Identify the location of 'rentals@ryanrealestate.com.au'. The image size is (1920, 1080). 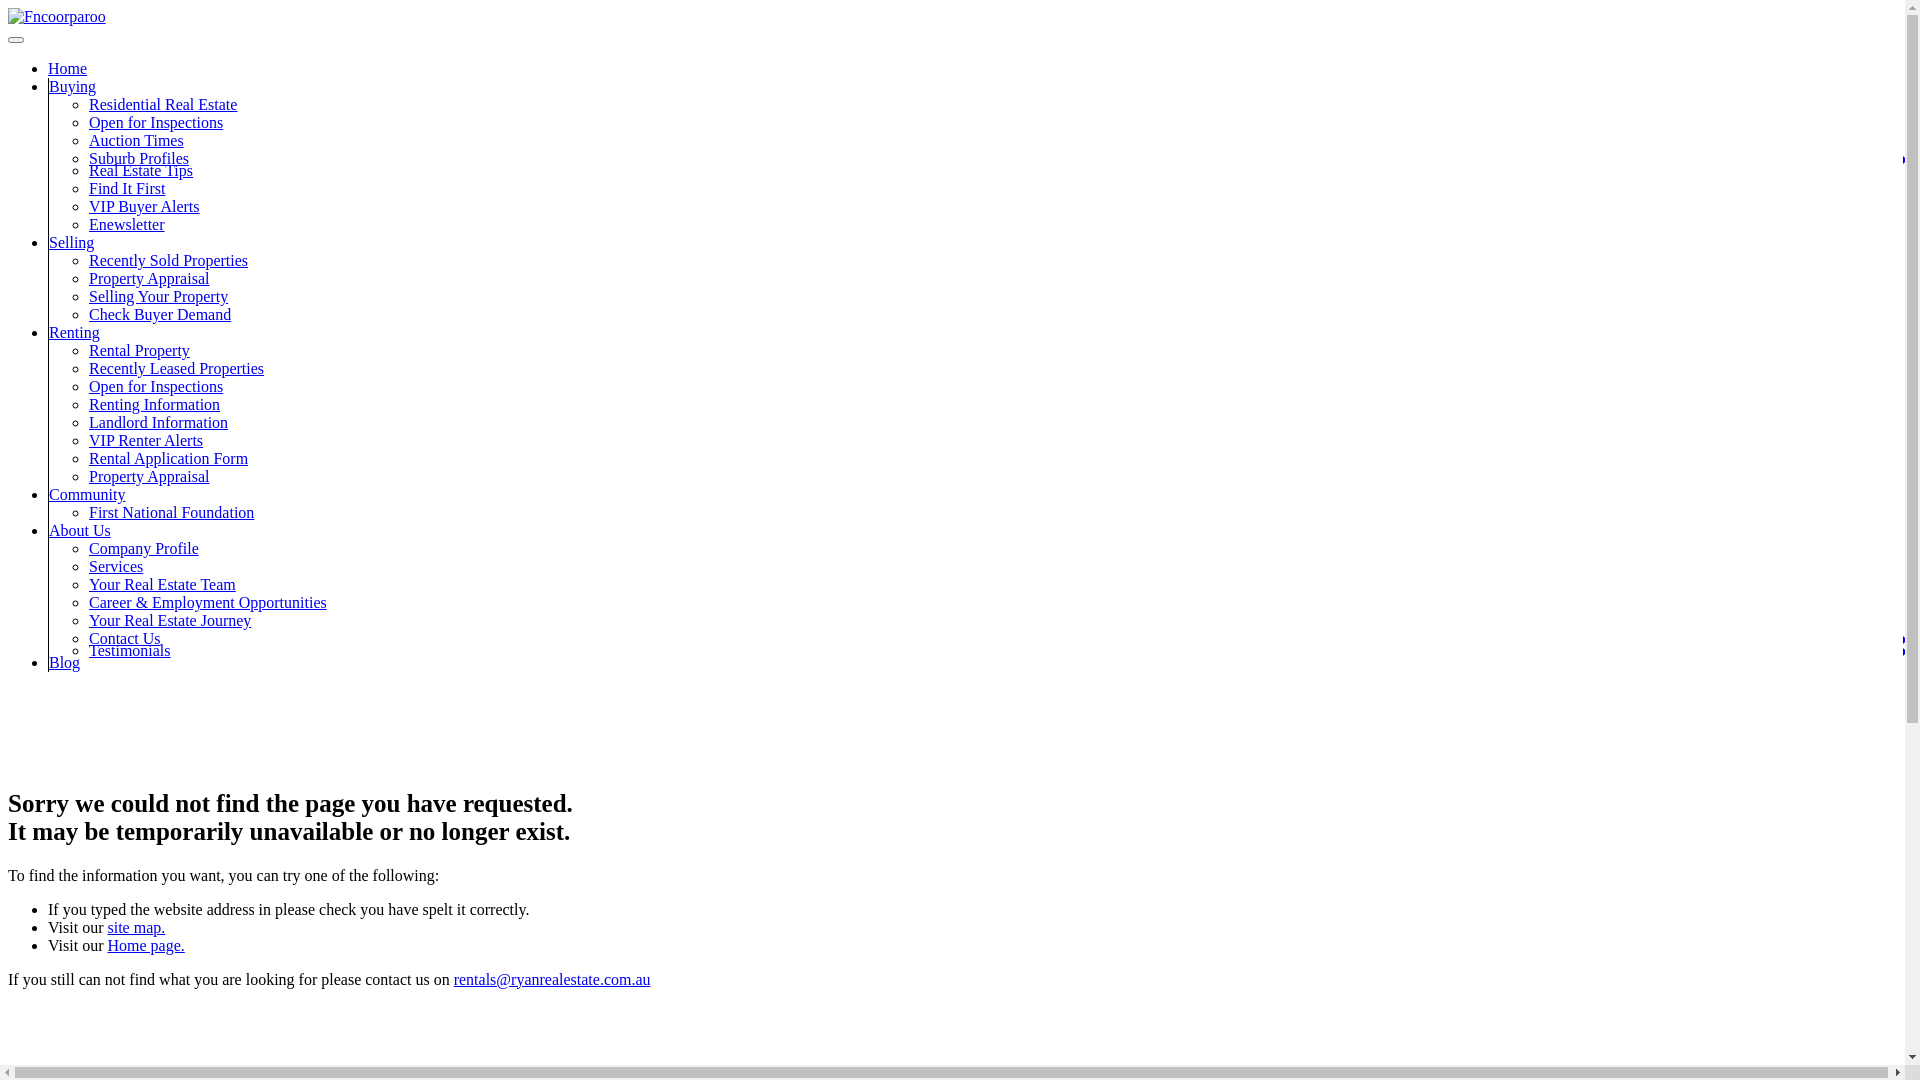
(552, 977).